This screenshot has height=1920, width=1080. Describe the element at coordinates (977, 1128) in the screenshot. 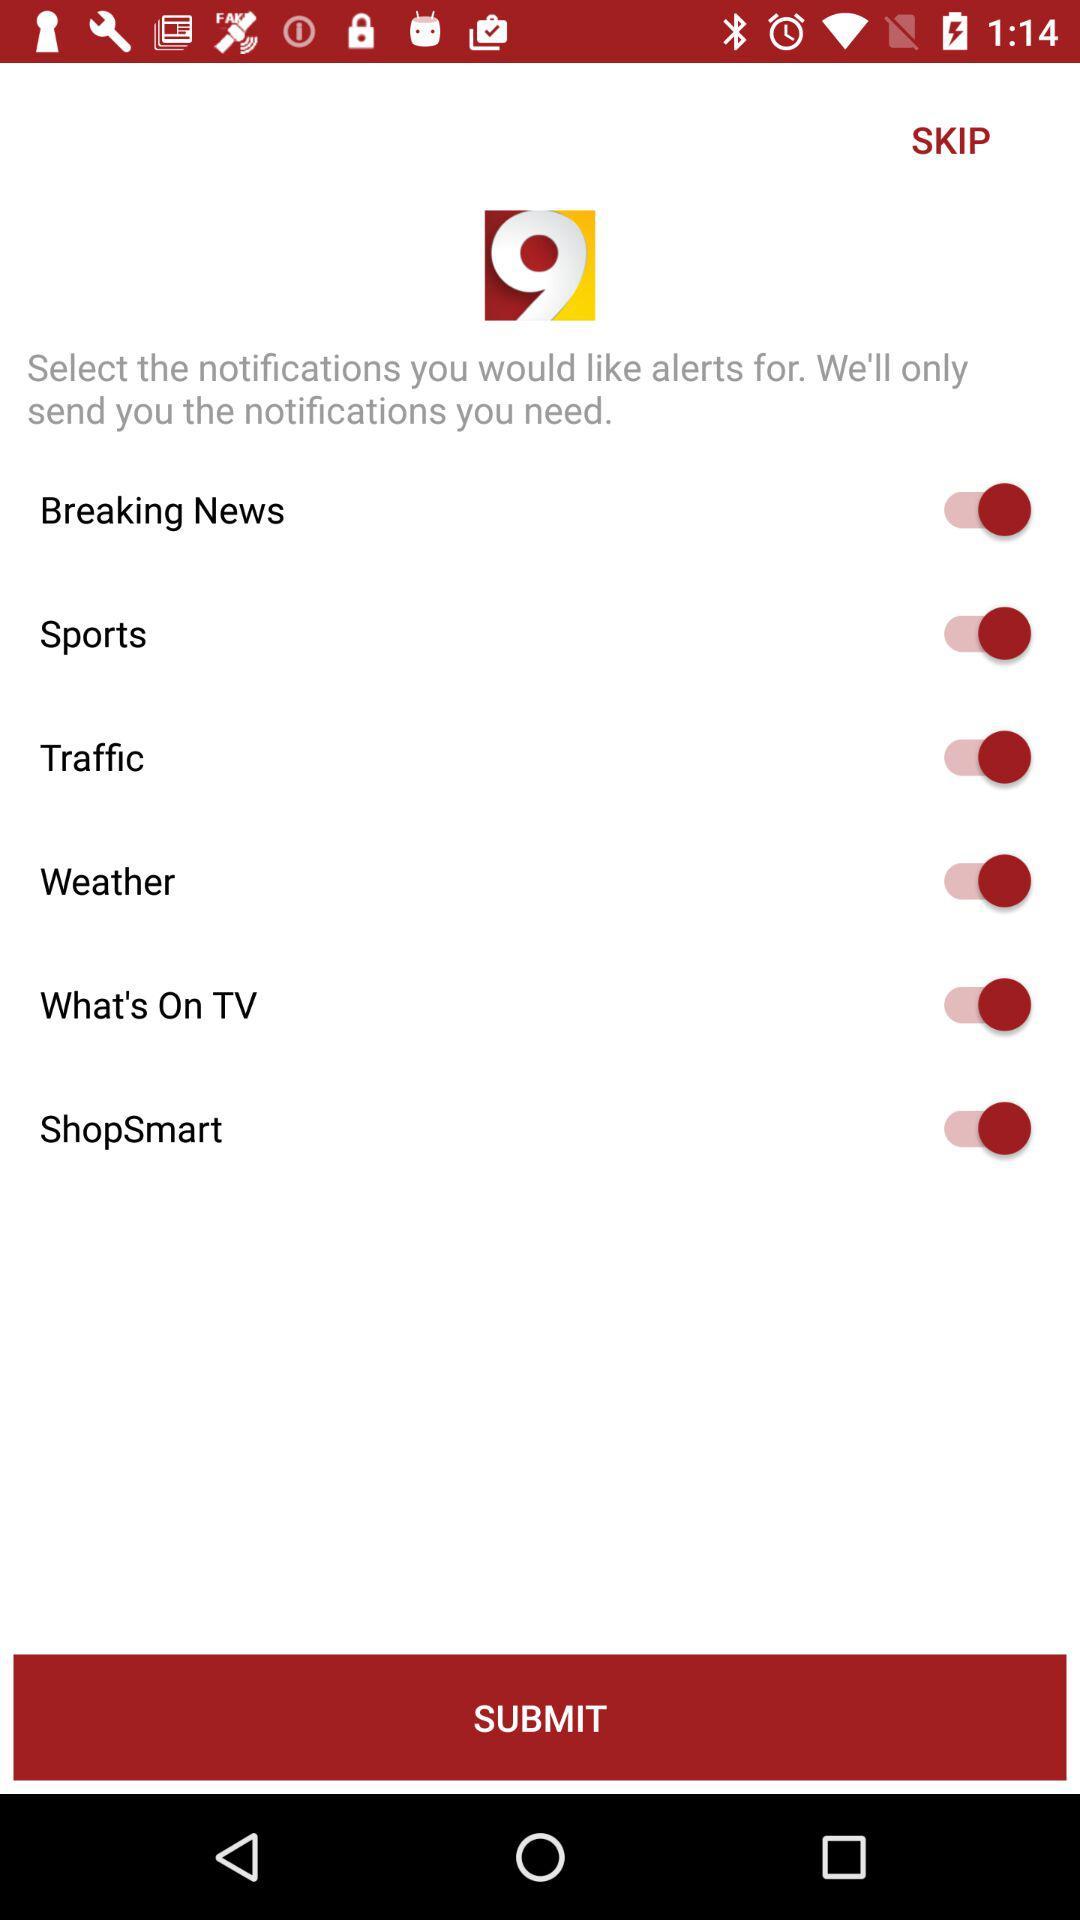

I see `shopsmart` at that location.